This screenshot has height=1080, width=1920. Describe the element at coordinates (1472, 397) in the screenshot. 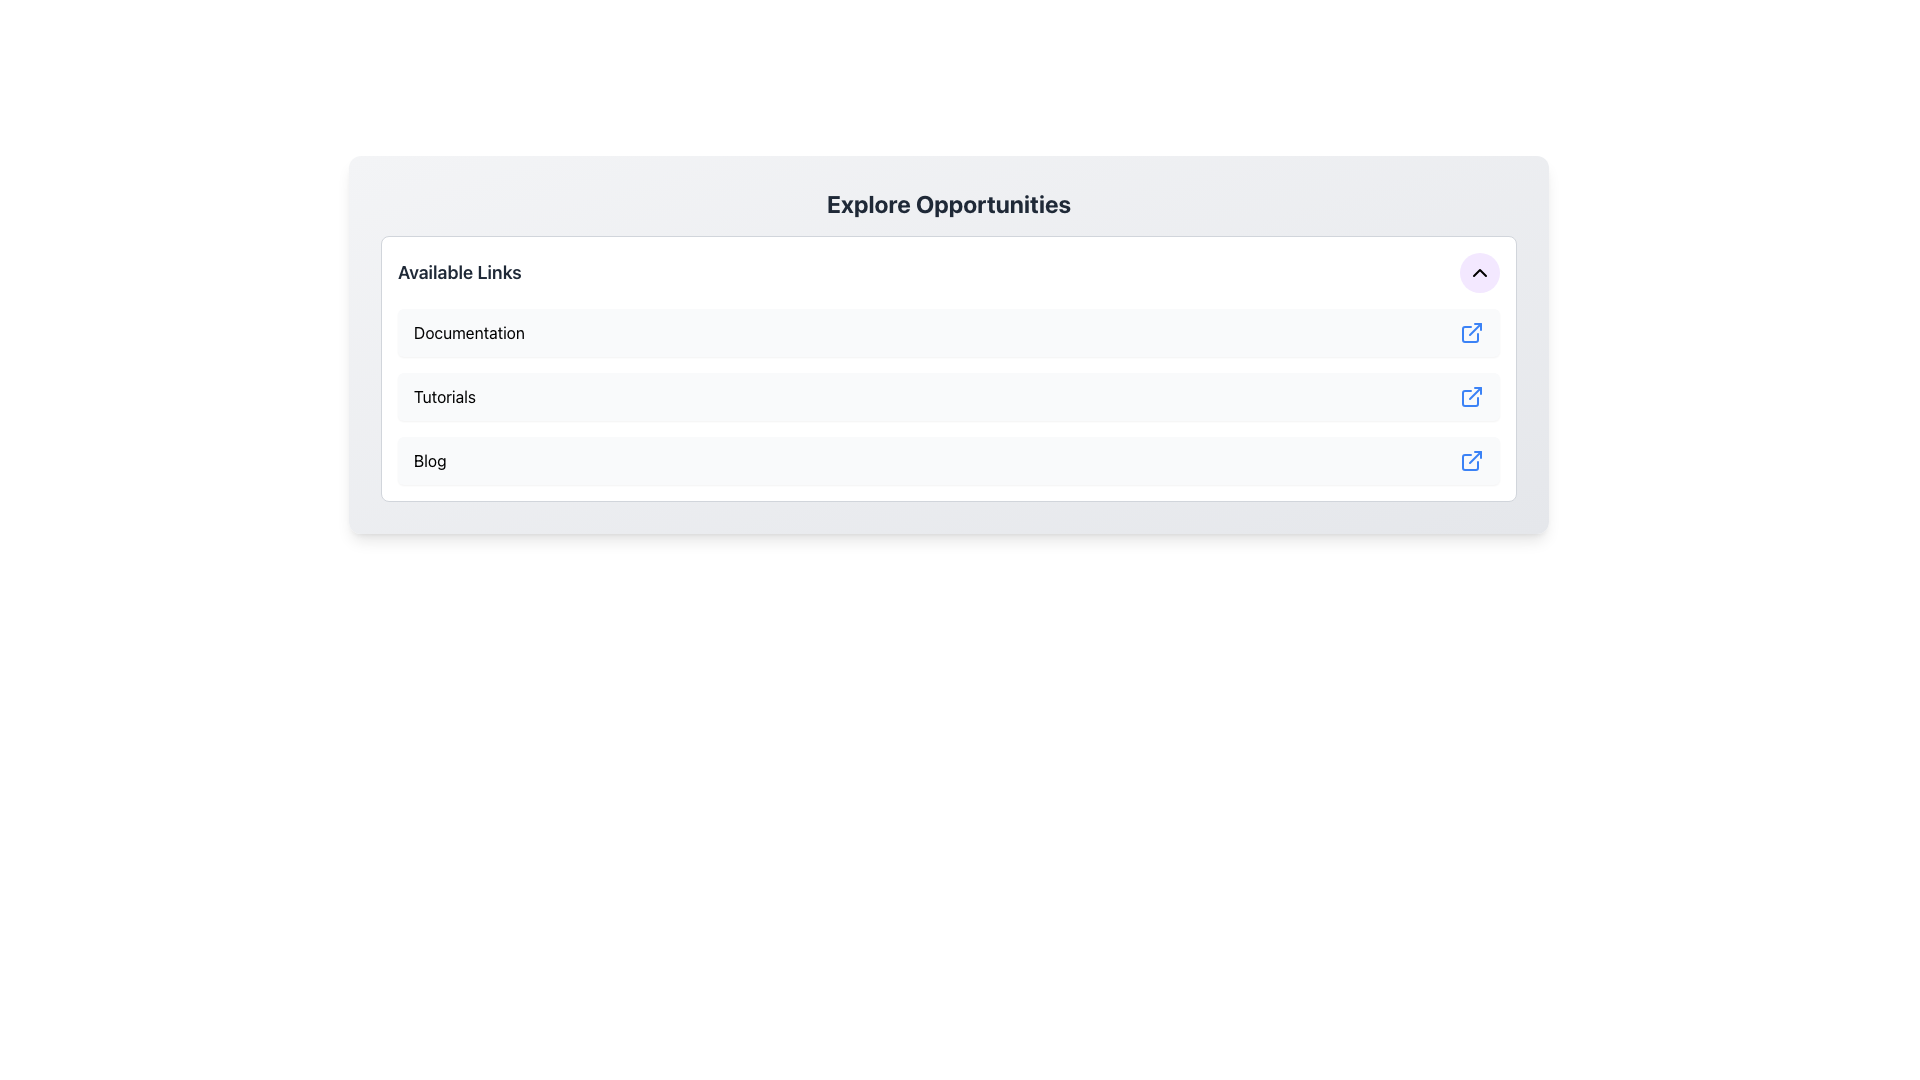

I see `the blue external link icon located at the right end of the 'Tutorials' menu option in the third row of 'Available Links' to follow the external link` at that location.